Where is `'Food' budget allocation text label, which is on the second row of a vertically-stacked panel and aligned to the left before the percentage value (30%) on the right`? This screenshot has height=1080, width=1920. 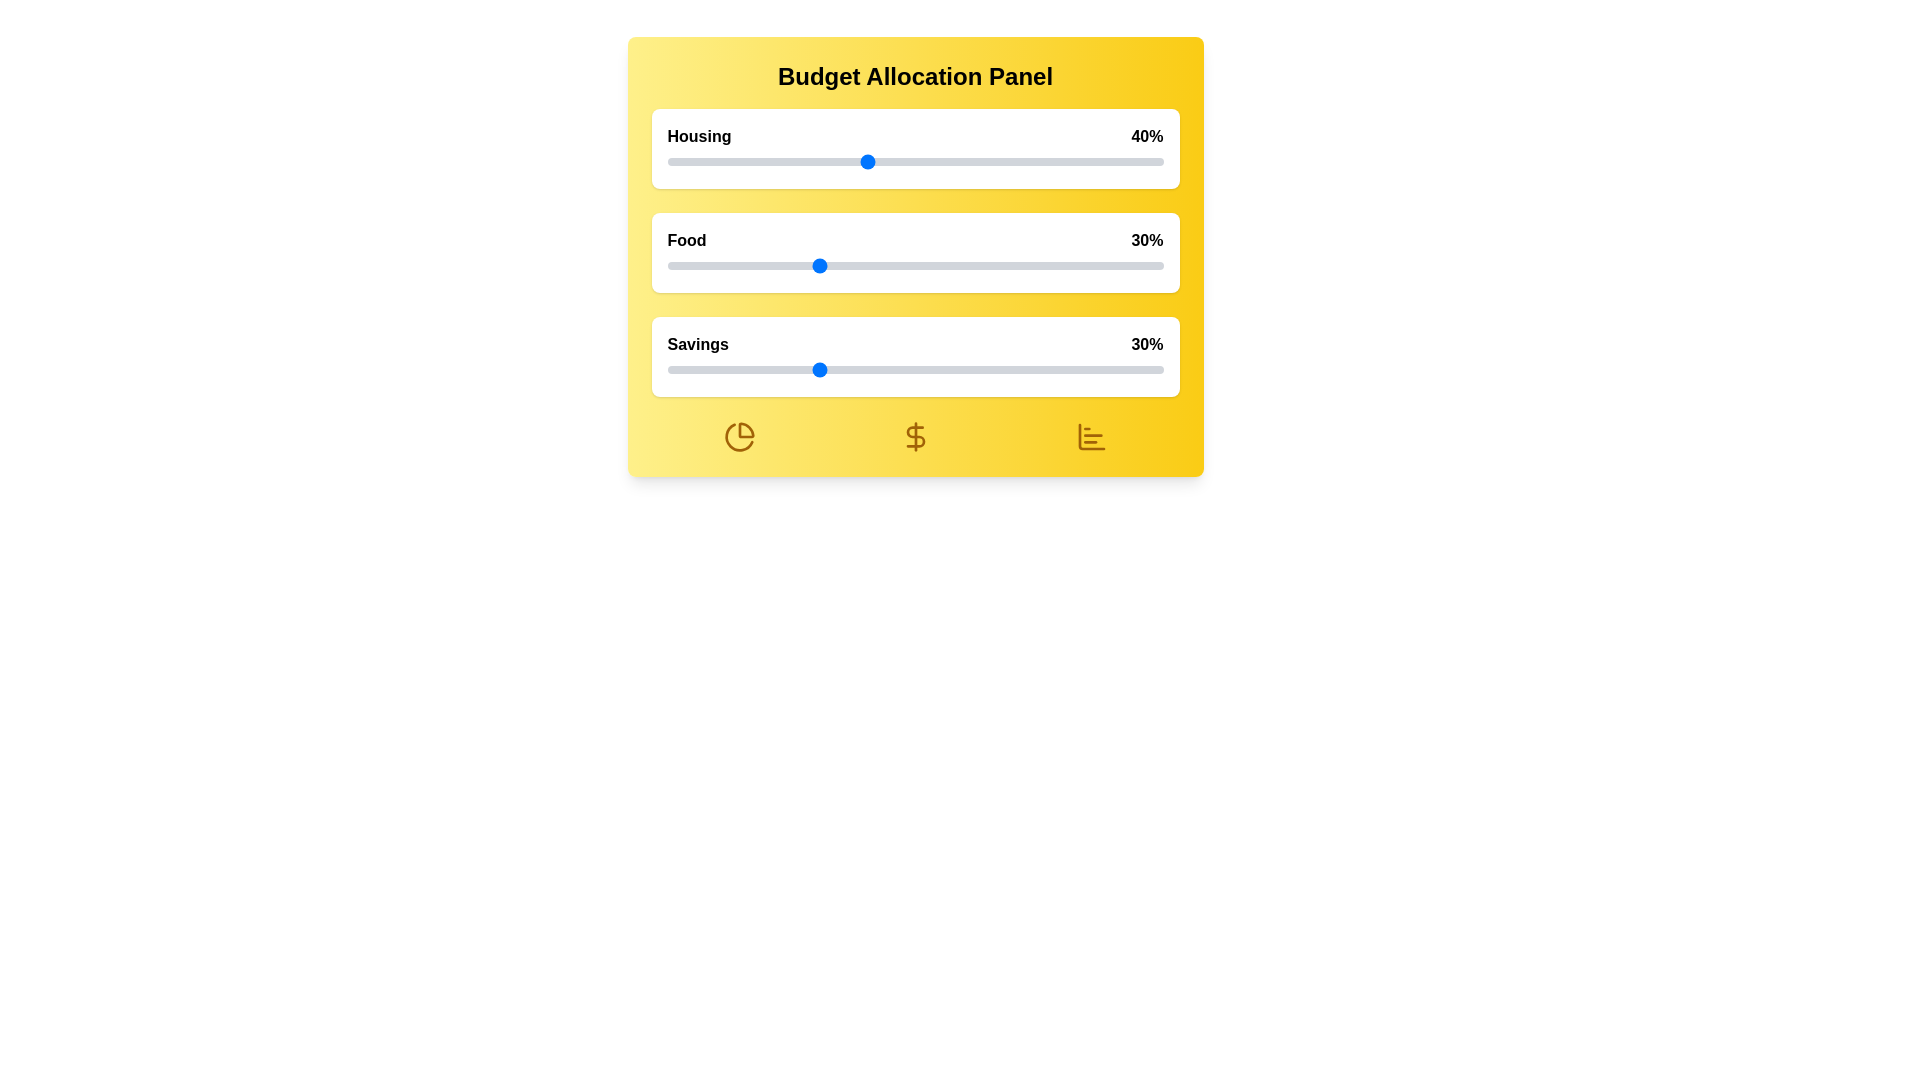
'Food' budget allocation text label, which is on the second row of a vertically-stacked panel and aligned to the left before the percentage value (30%) on the right is located at coordinates (686, 239).